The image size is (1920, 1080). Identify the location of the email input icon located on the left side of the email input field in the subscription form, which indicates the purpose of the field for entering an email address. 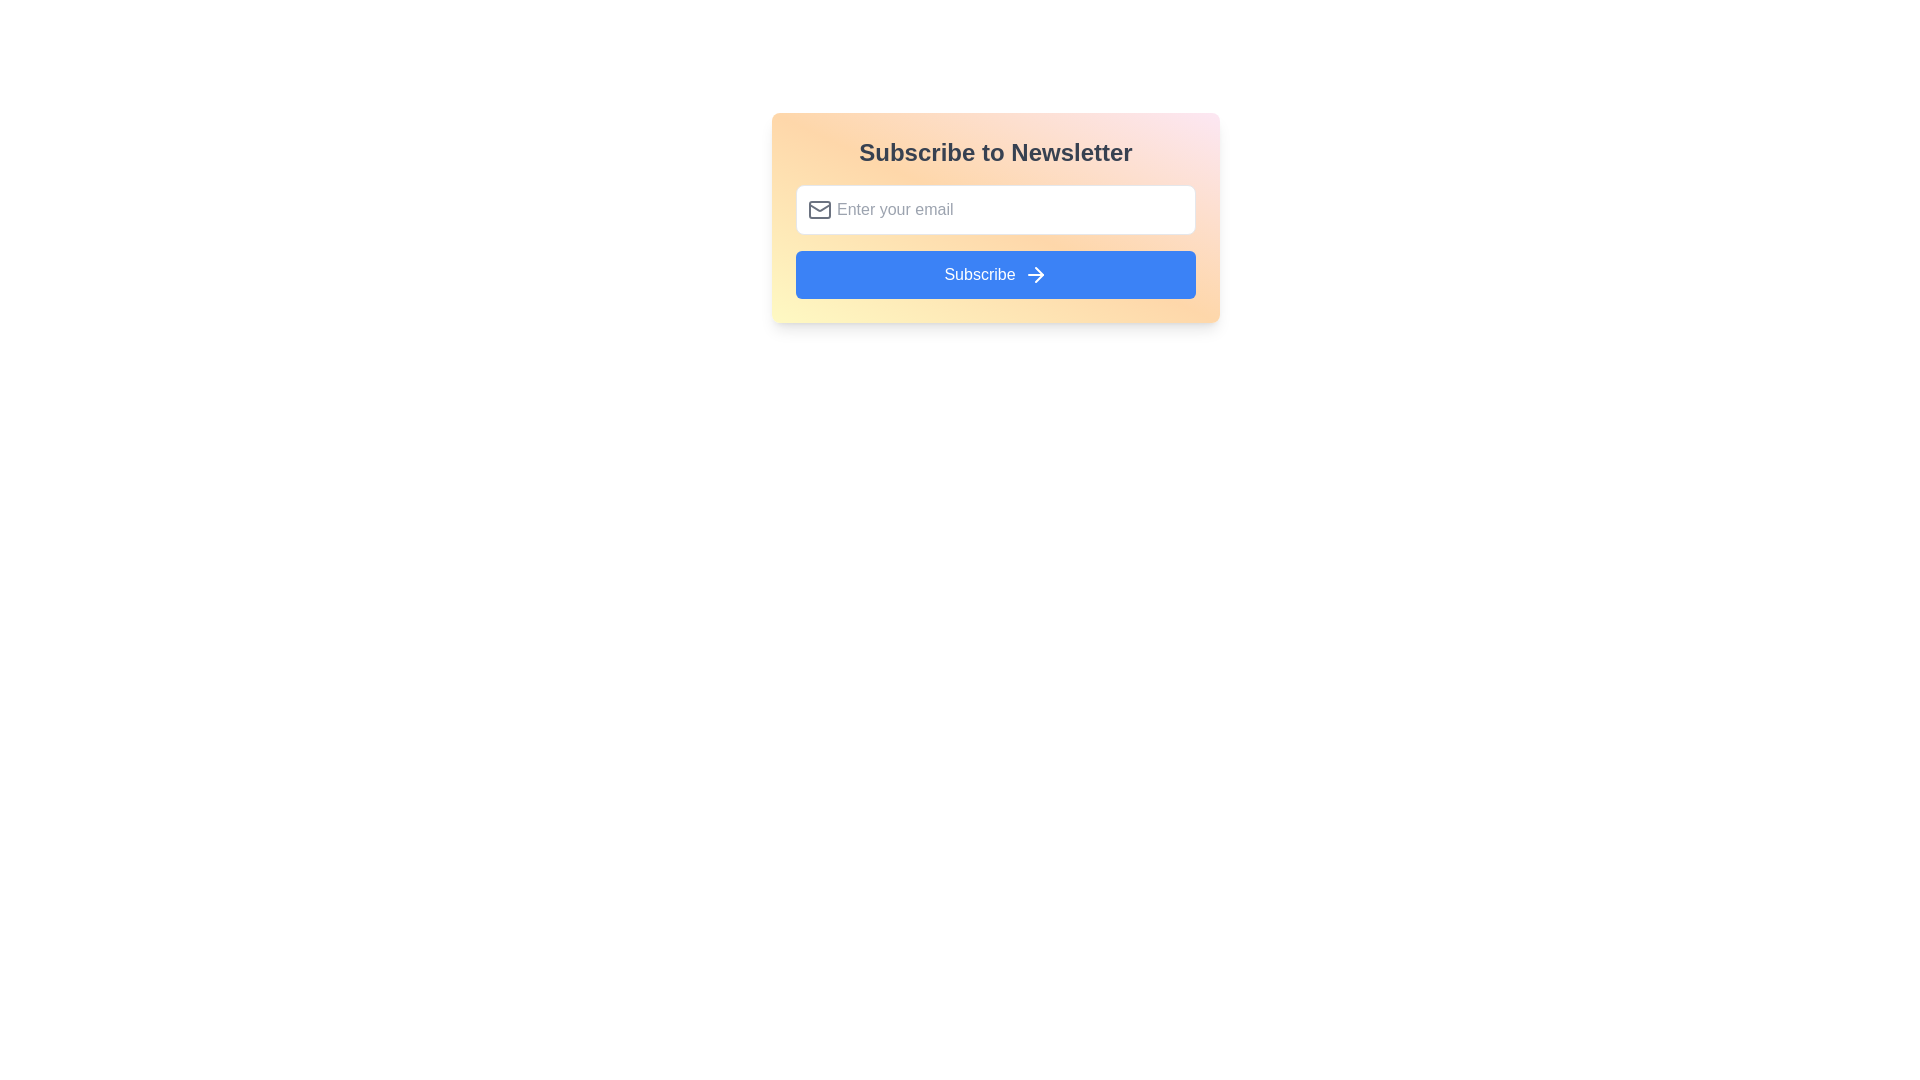
(820, 209).